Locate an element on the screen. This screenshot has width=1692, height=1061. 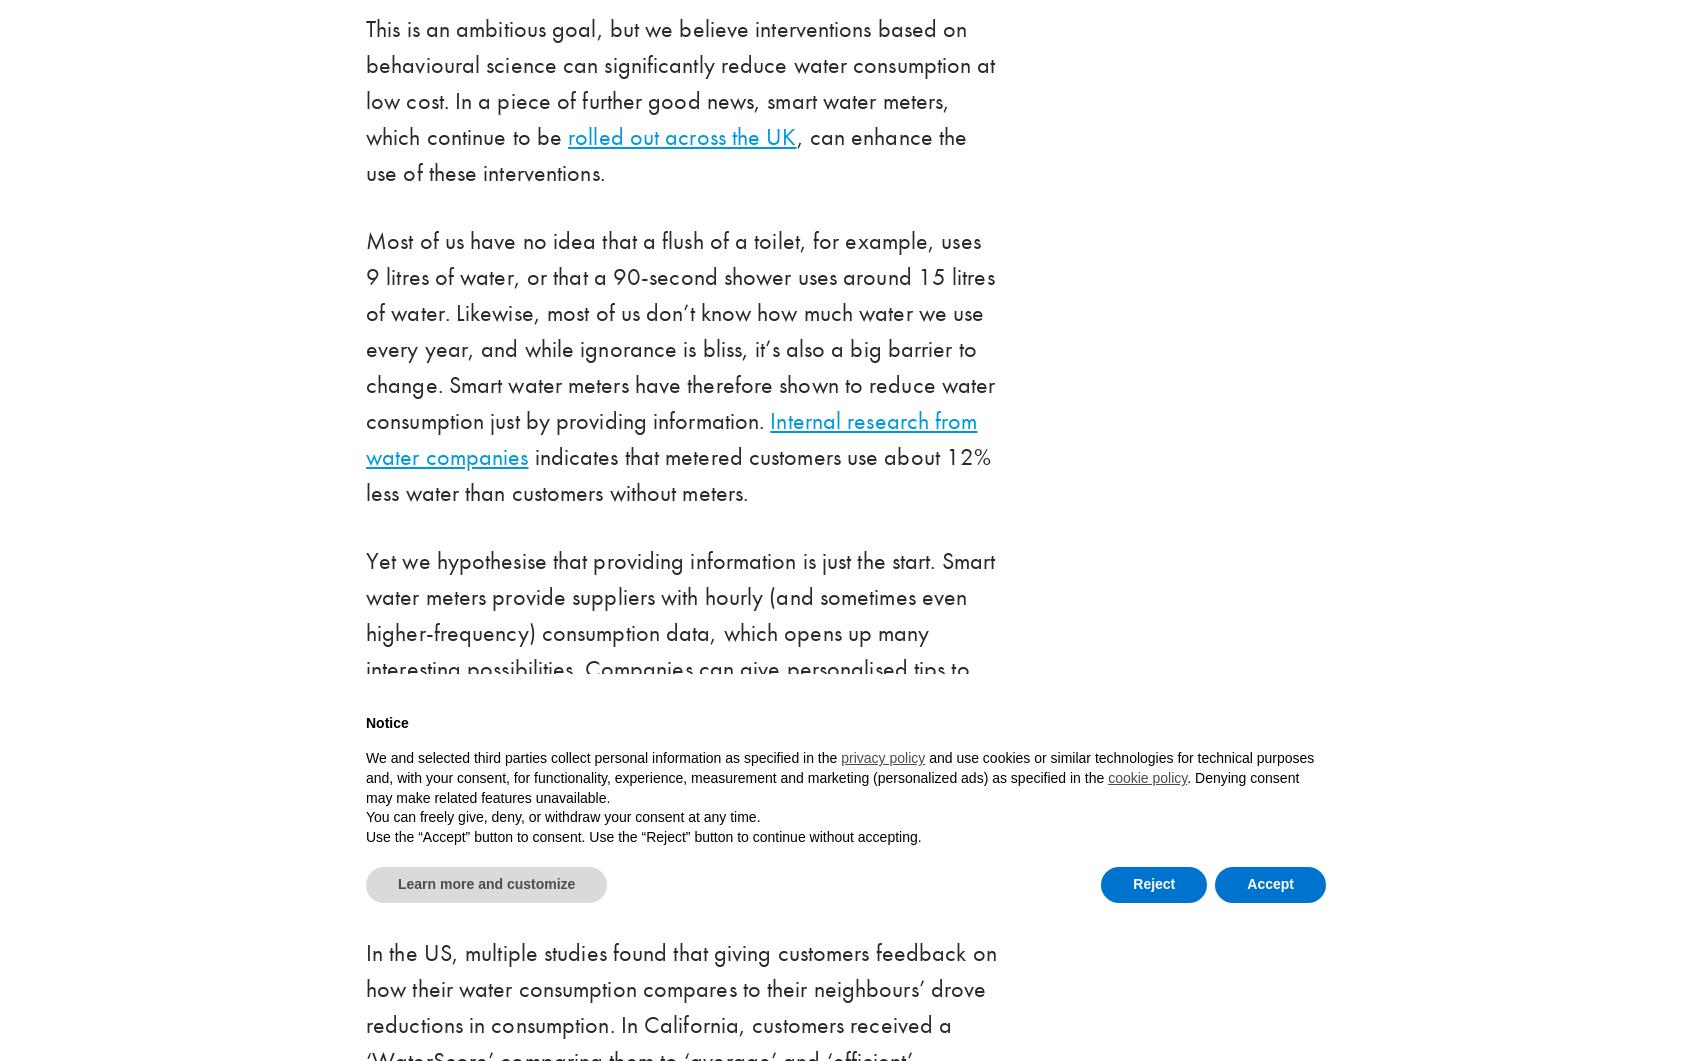
'indicates that metered customers use about 12% less water than customers without meters.' is located at coordinates (678, 475).